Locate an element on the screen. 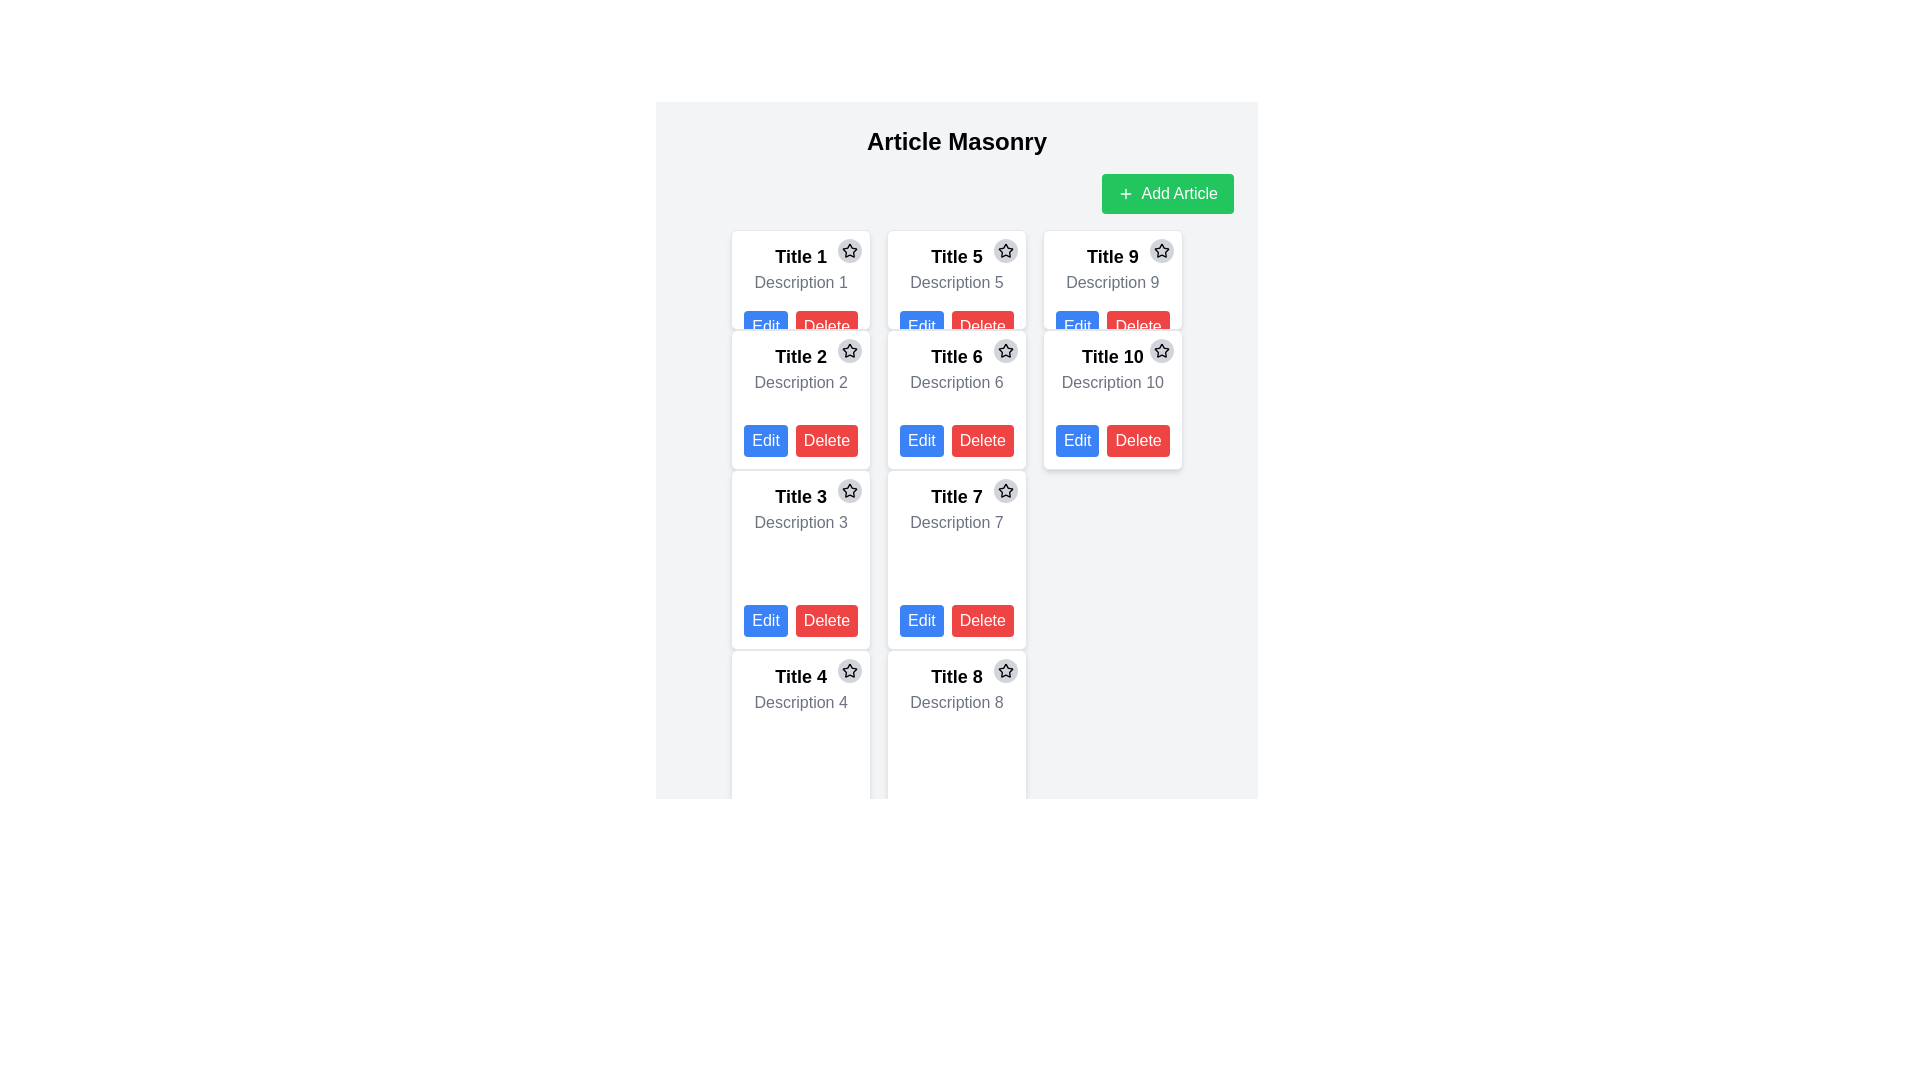  the second card in the first column of the grid layout is located at coordinates (801, 400).